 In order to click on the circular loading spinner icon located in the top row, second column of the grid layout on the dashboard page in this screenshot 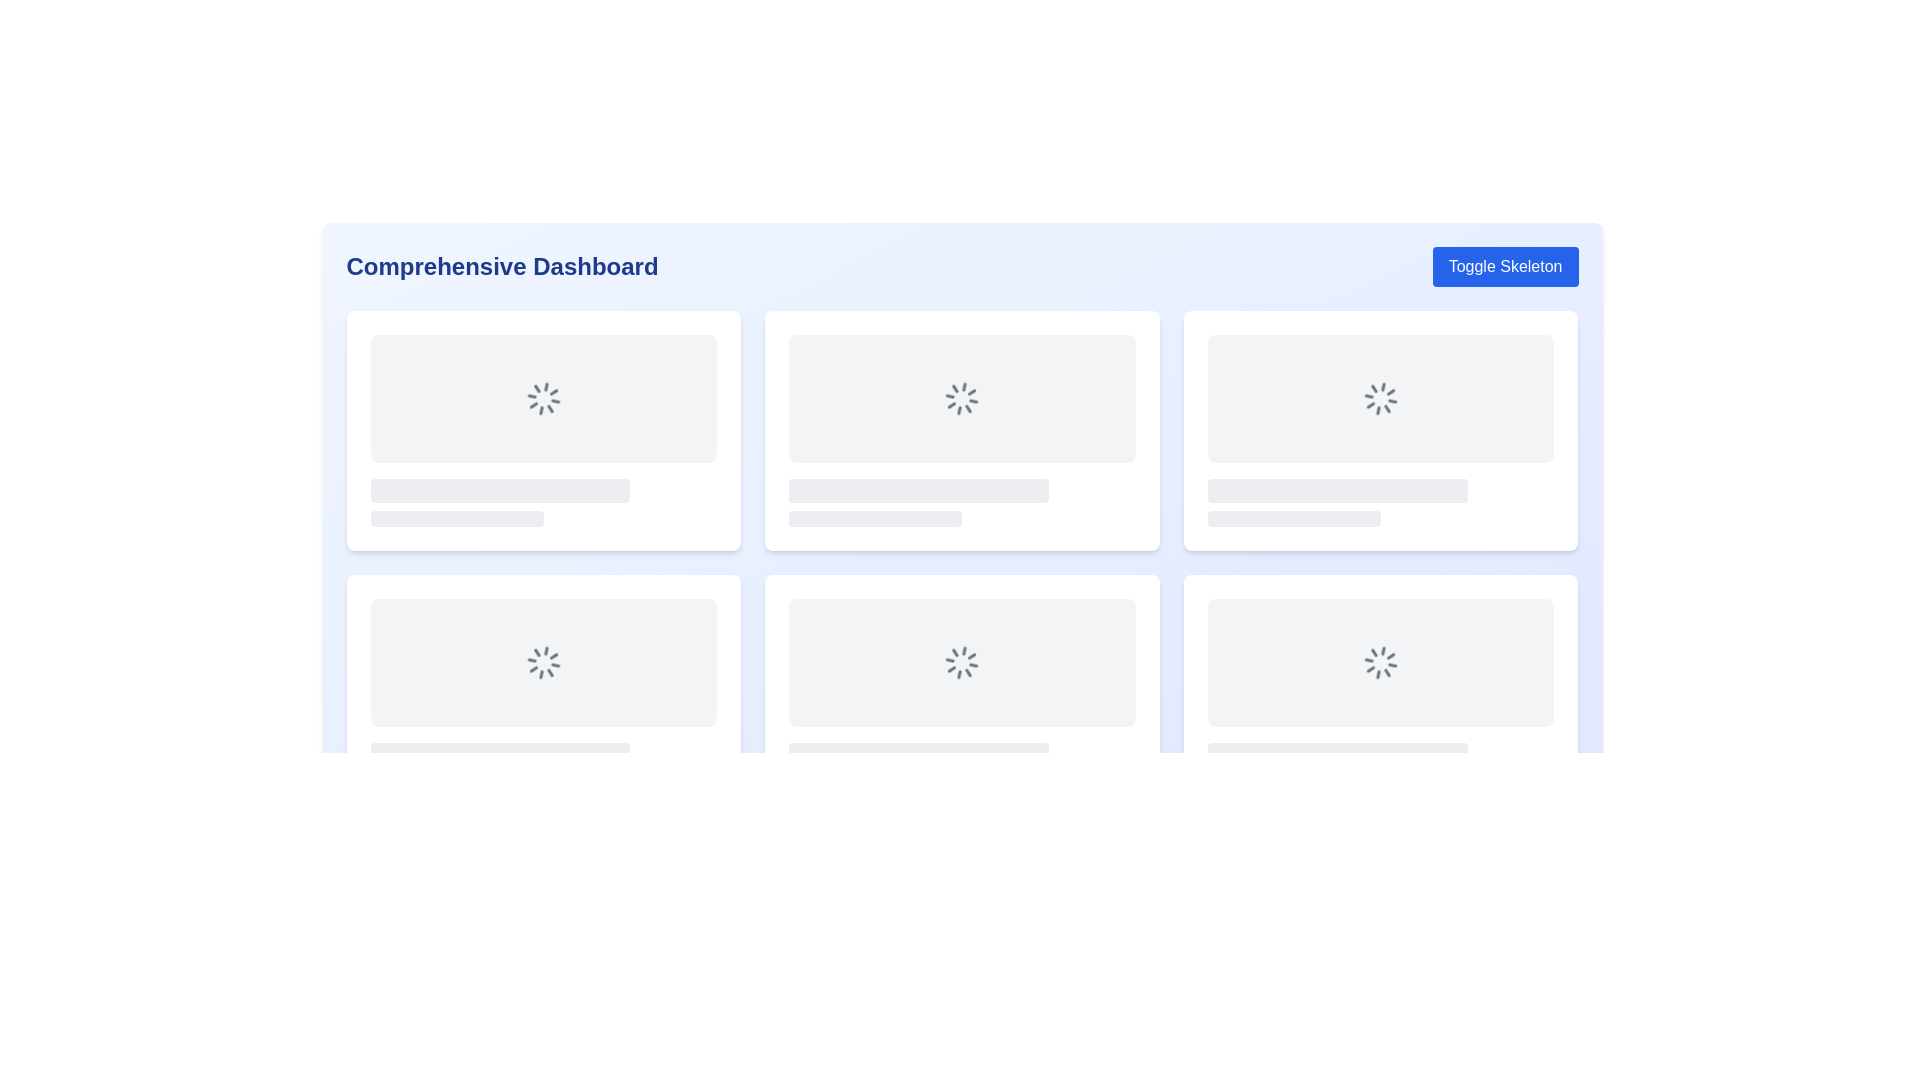, I will do `click(962, 398)`.